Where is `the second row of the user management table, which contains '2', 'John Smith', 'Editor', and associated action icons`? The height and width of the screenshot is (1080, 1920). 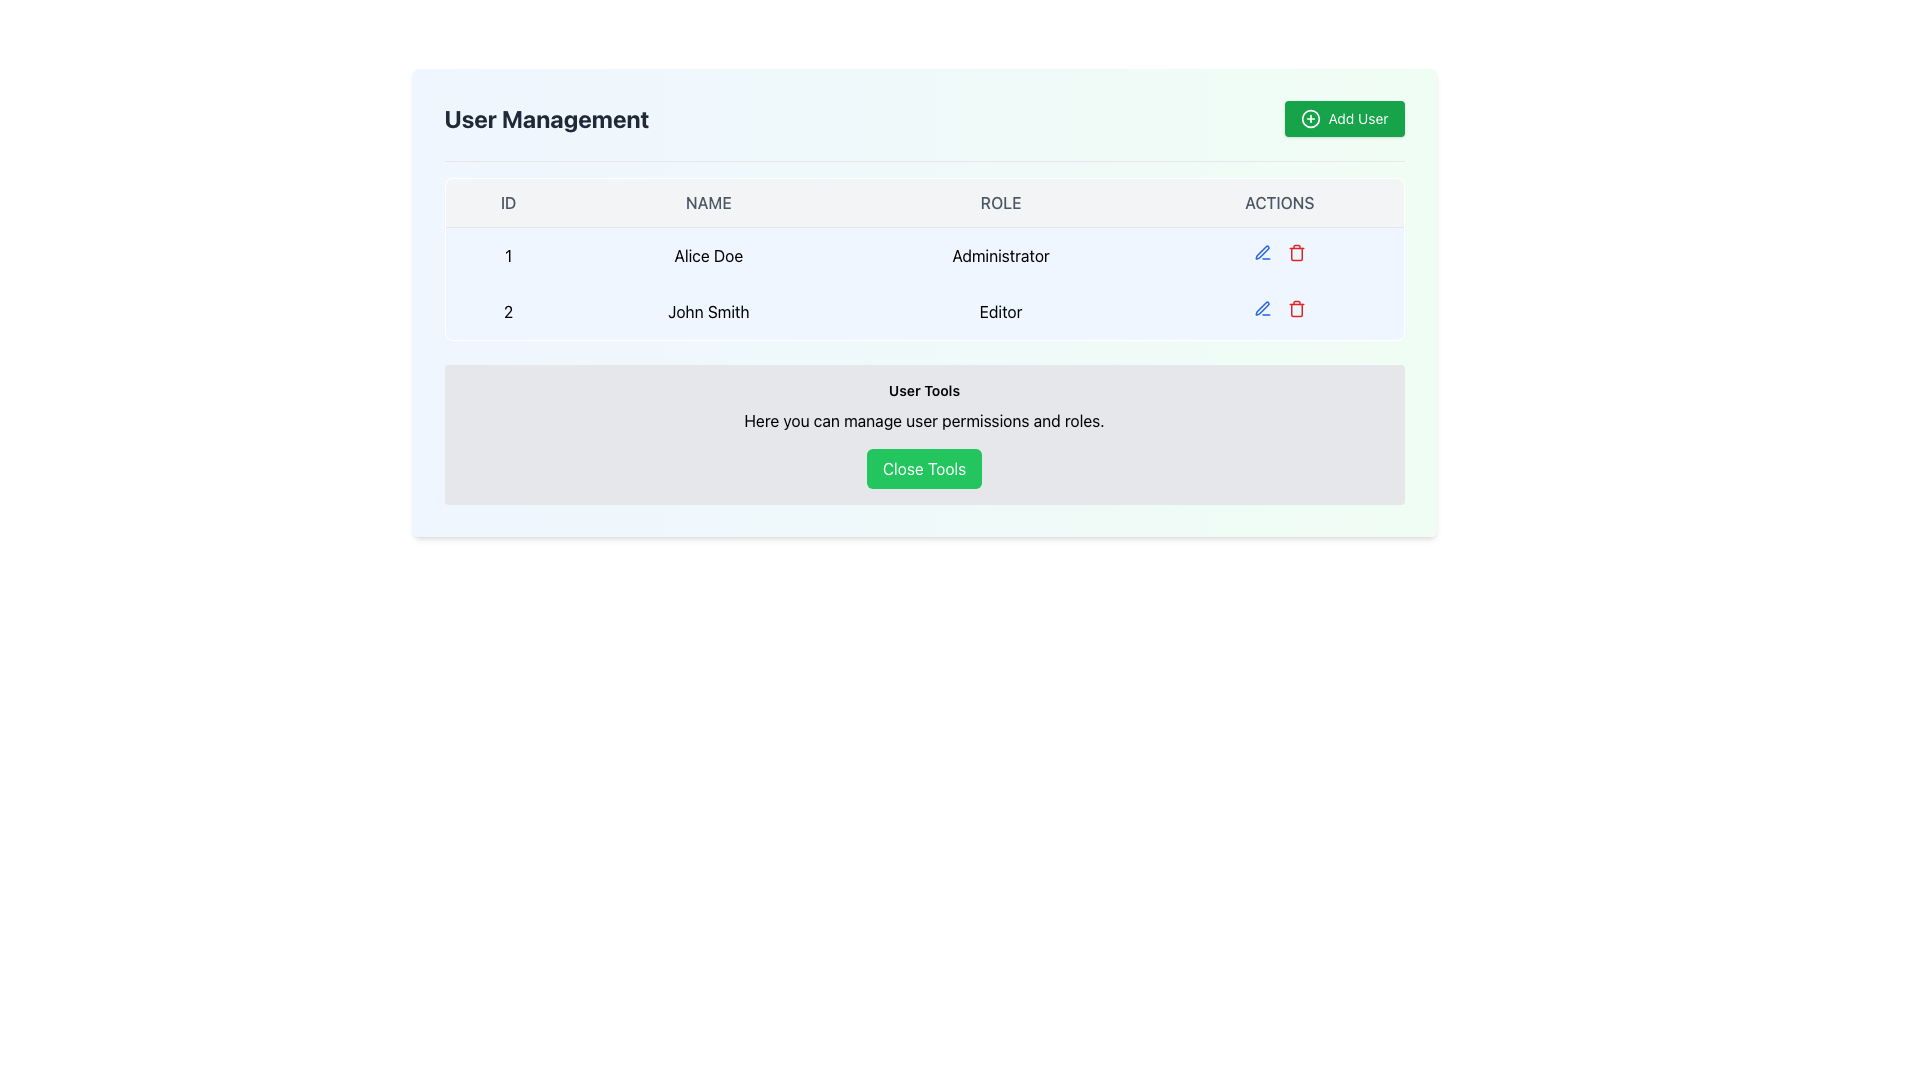
the second row of the user management table, which contains '2', 'John Smith', 'Editor', and associated action icons is located at coordinates (923, 284).